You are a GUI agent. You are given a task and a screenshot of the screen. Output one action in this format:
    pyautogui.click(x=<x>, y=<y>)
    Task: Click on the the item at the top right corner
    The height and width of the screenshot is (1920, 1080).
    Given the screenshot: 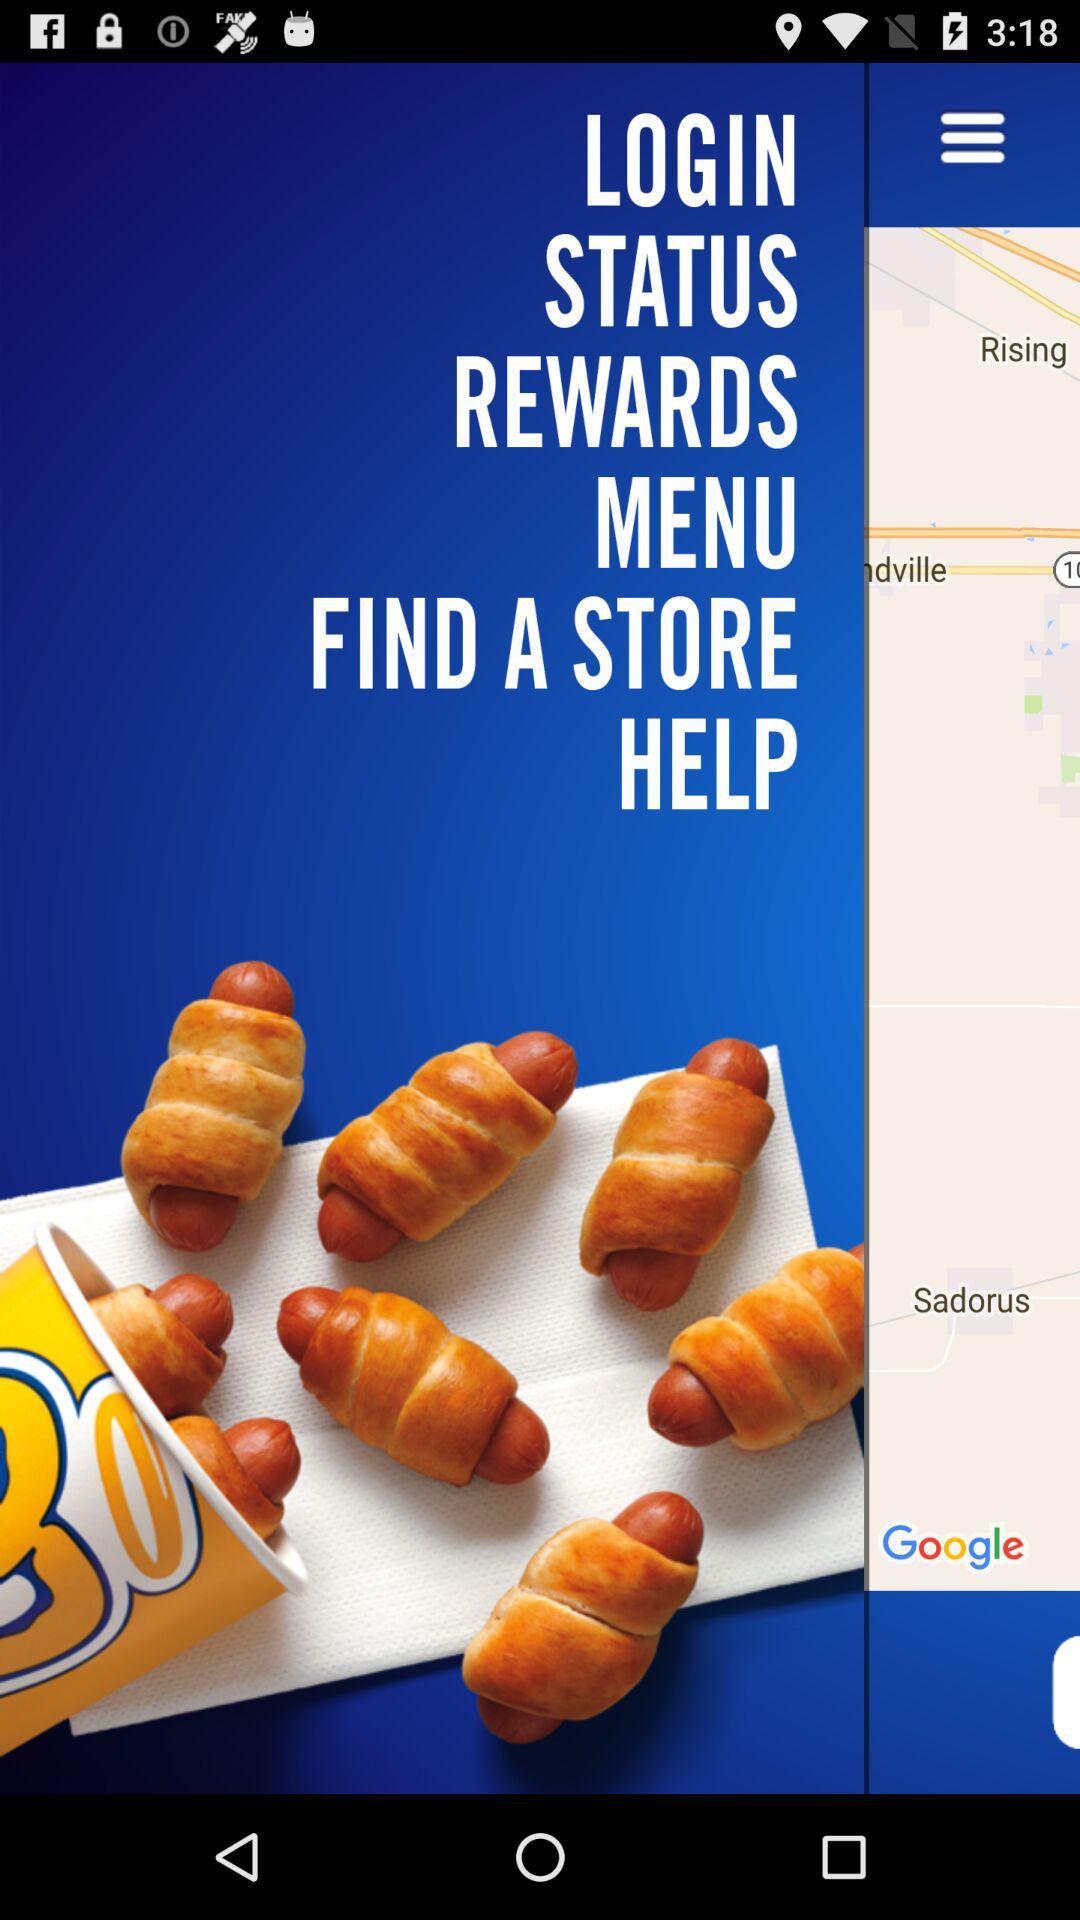 What is the action you would take?
    pyautogui.click(x=971, y=138)
    